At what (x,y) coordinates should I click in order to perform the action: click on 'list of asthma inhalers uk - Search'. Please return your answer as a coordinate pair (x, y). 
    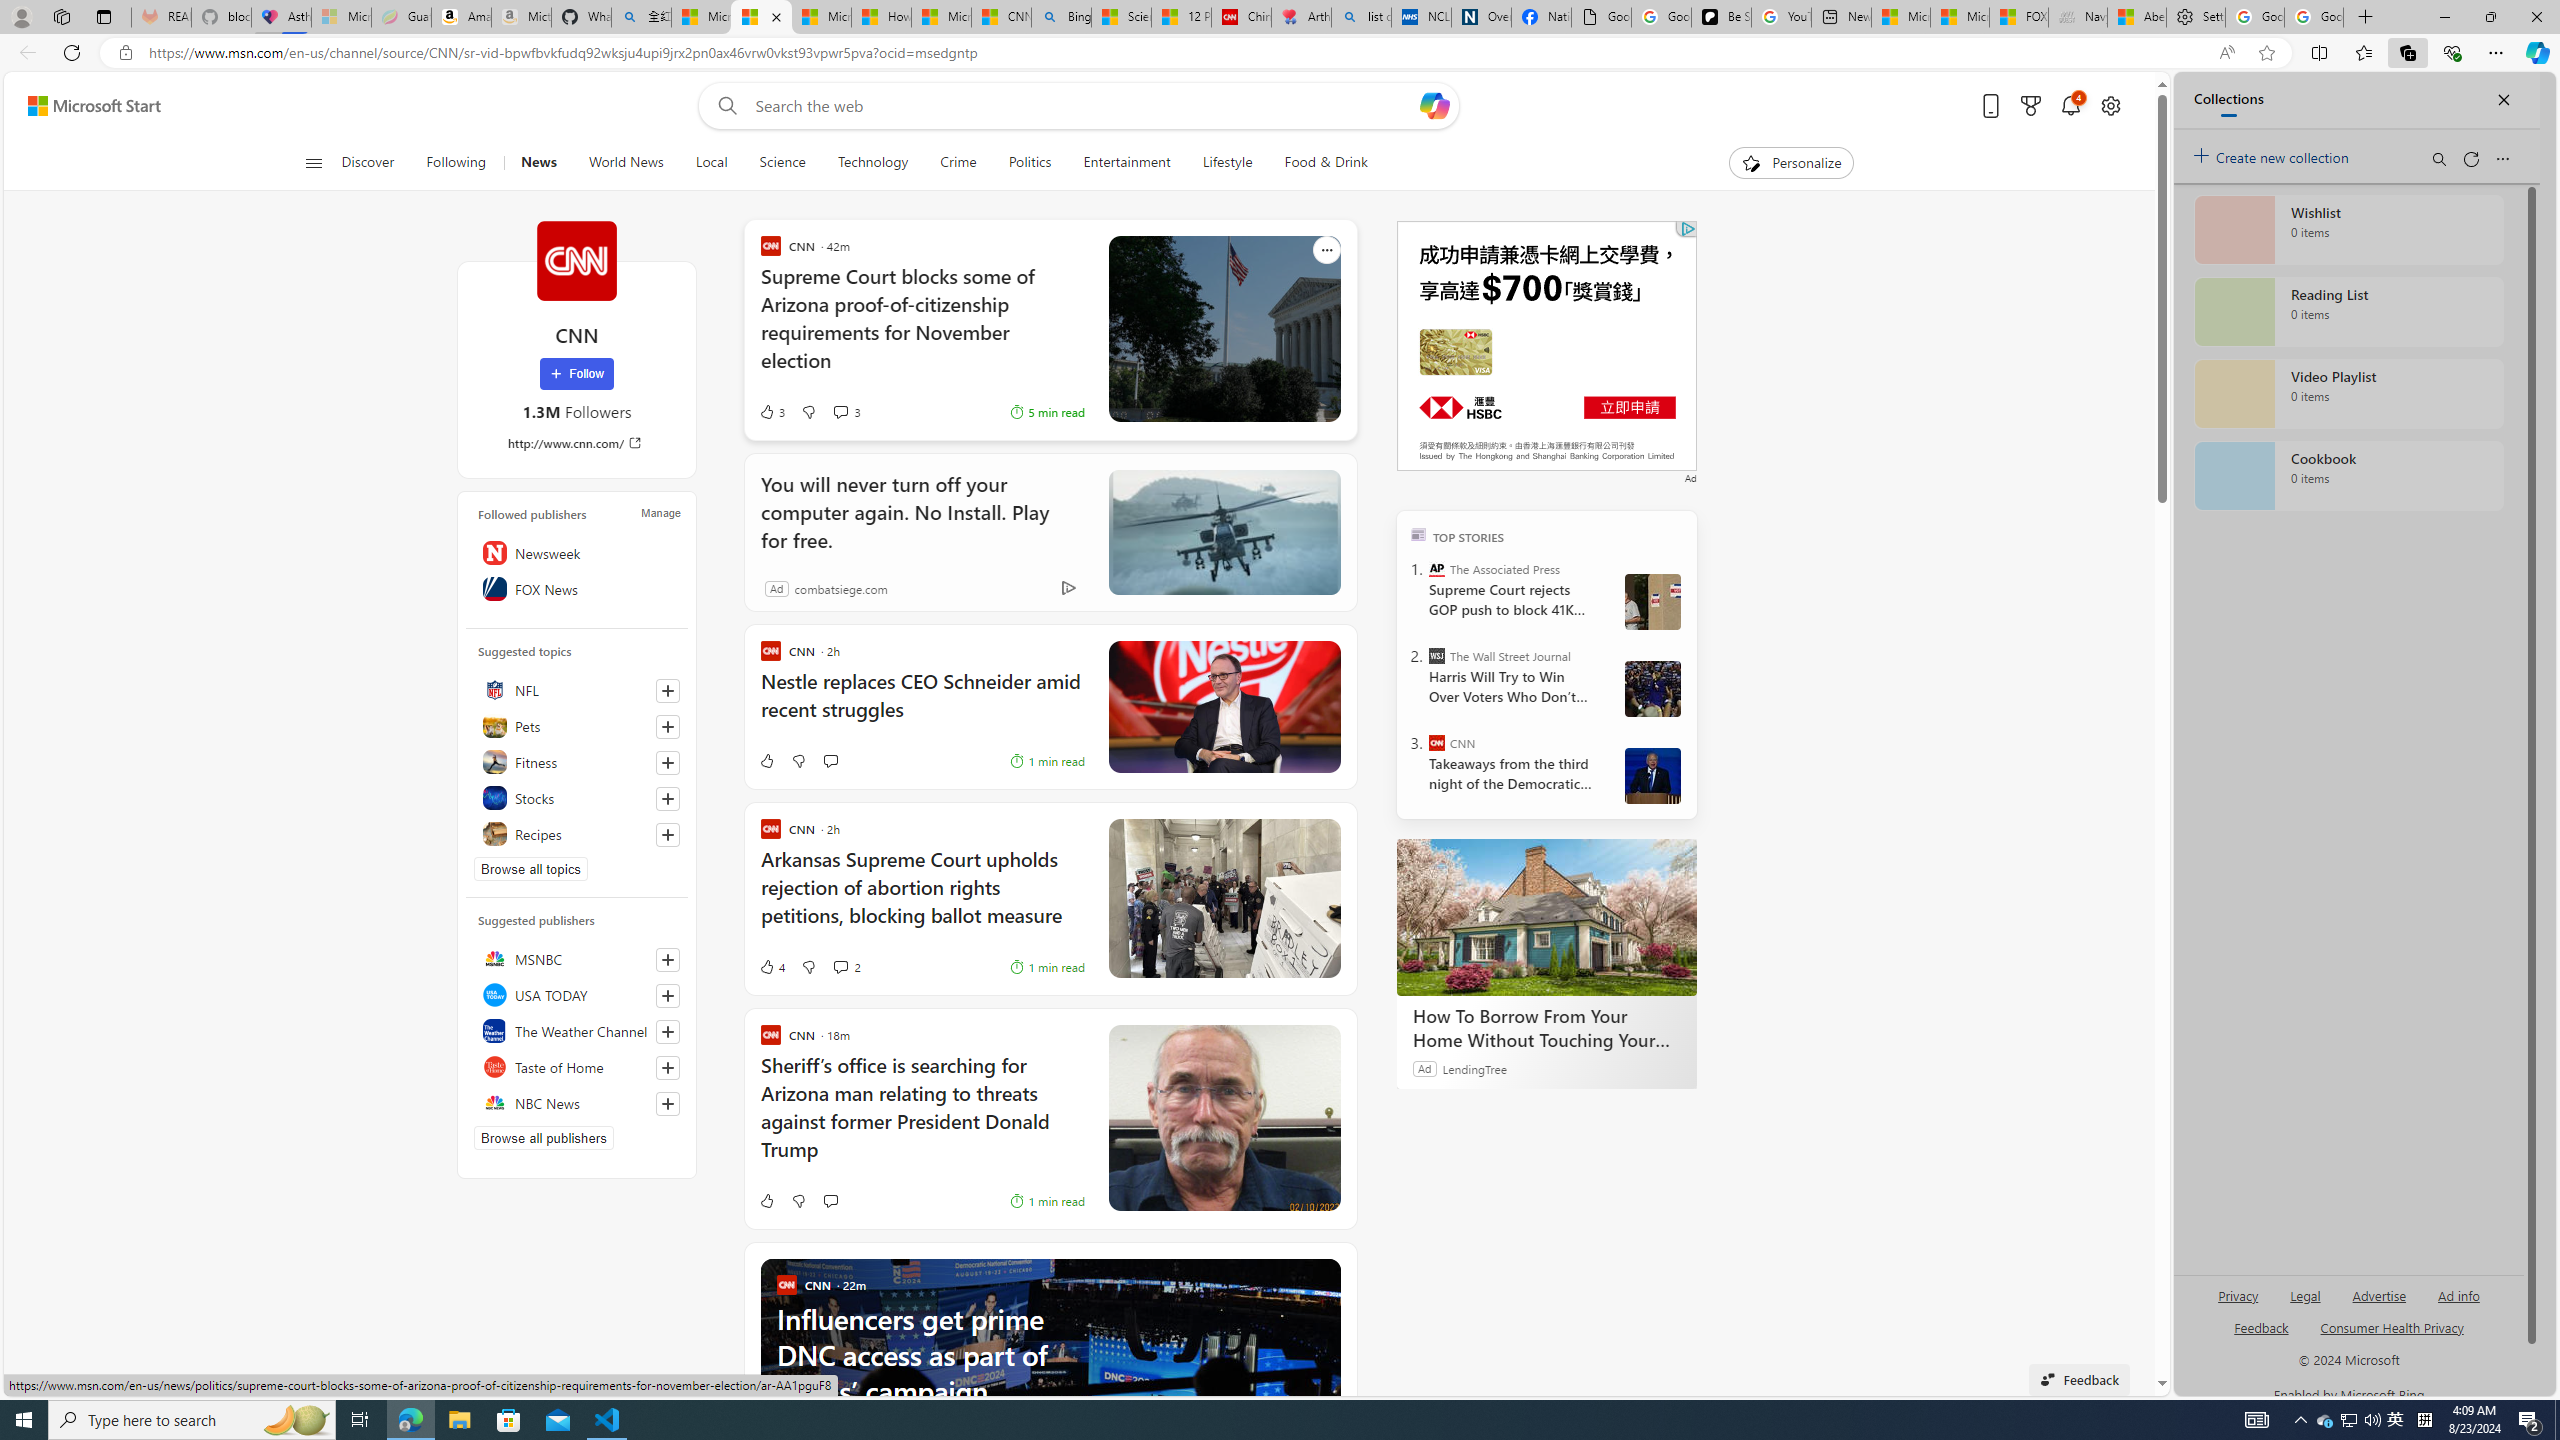
    Looking at the image, I should click on (1361, 16).